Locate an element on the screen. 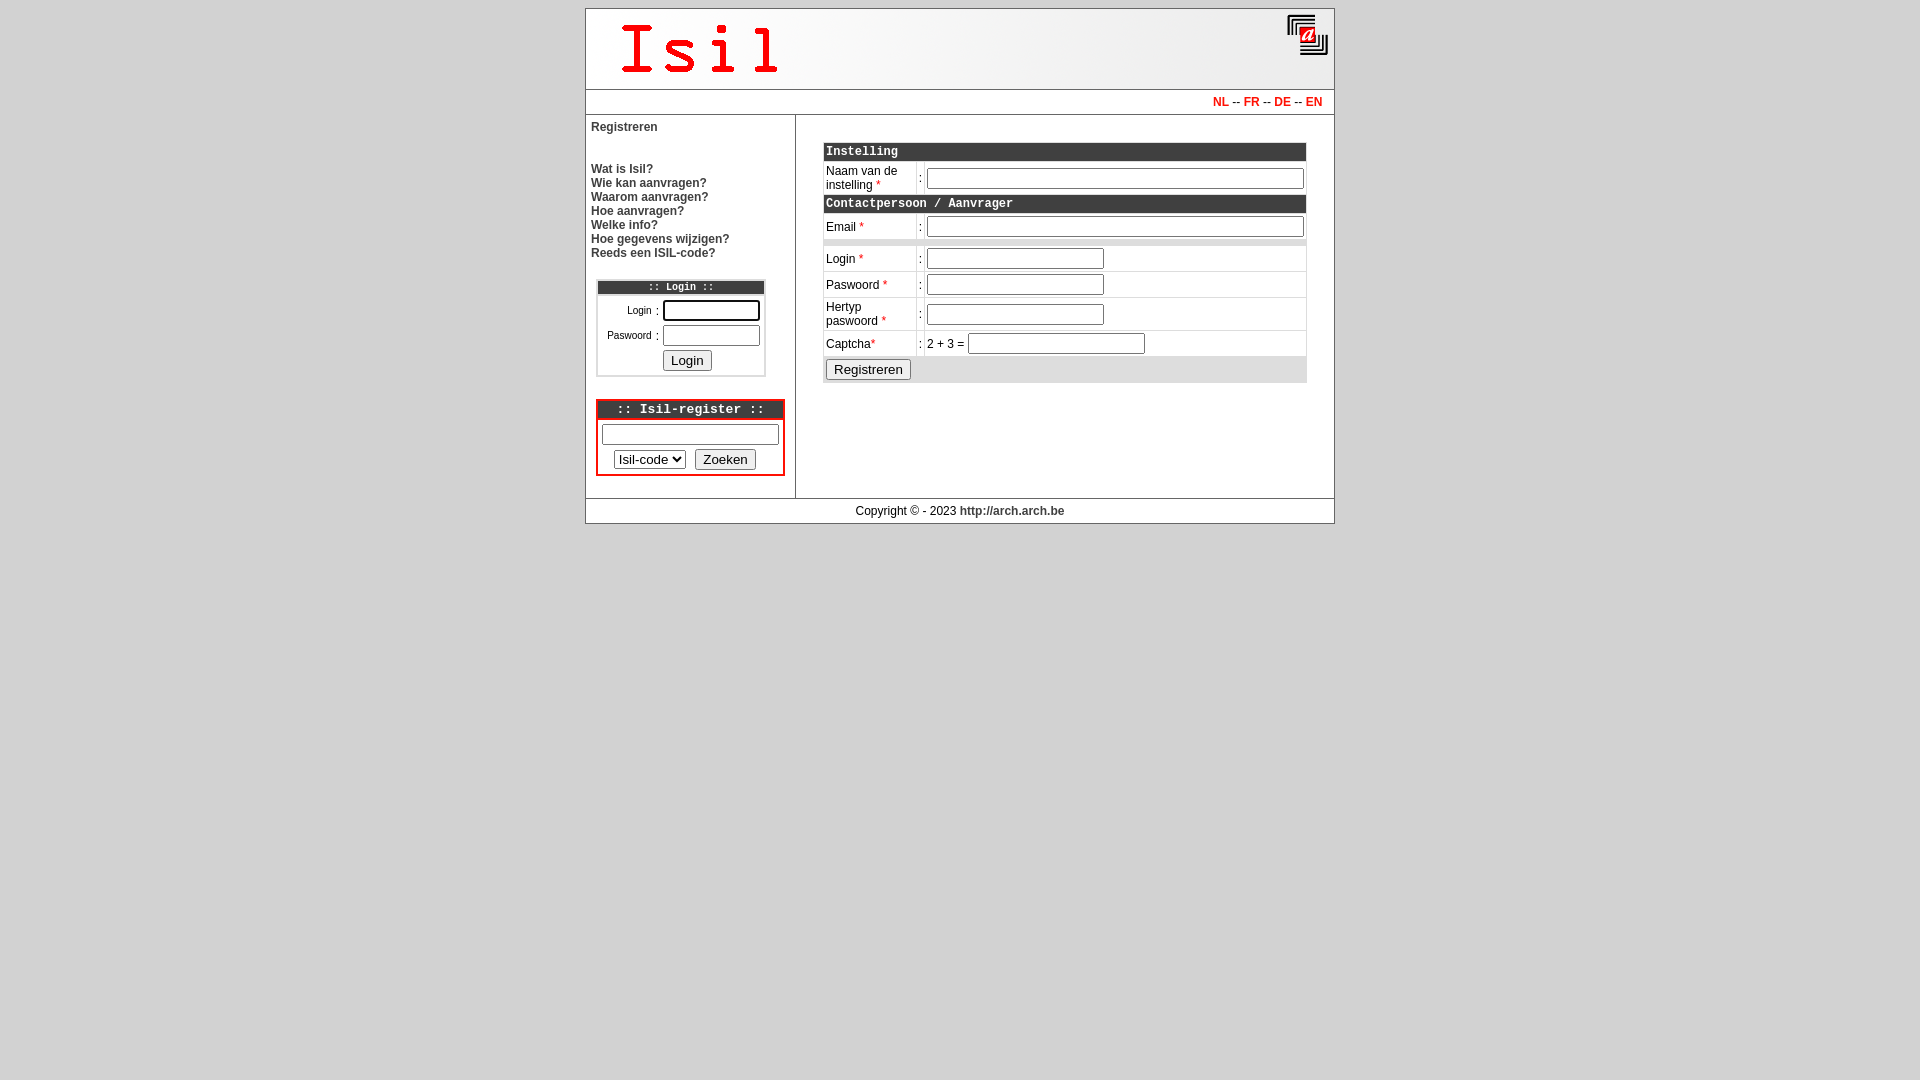  'Registreren' is located at coordinates (868, 369).